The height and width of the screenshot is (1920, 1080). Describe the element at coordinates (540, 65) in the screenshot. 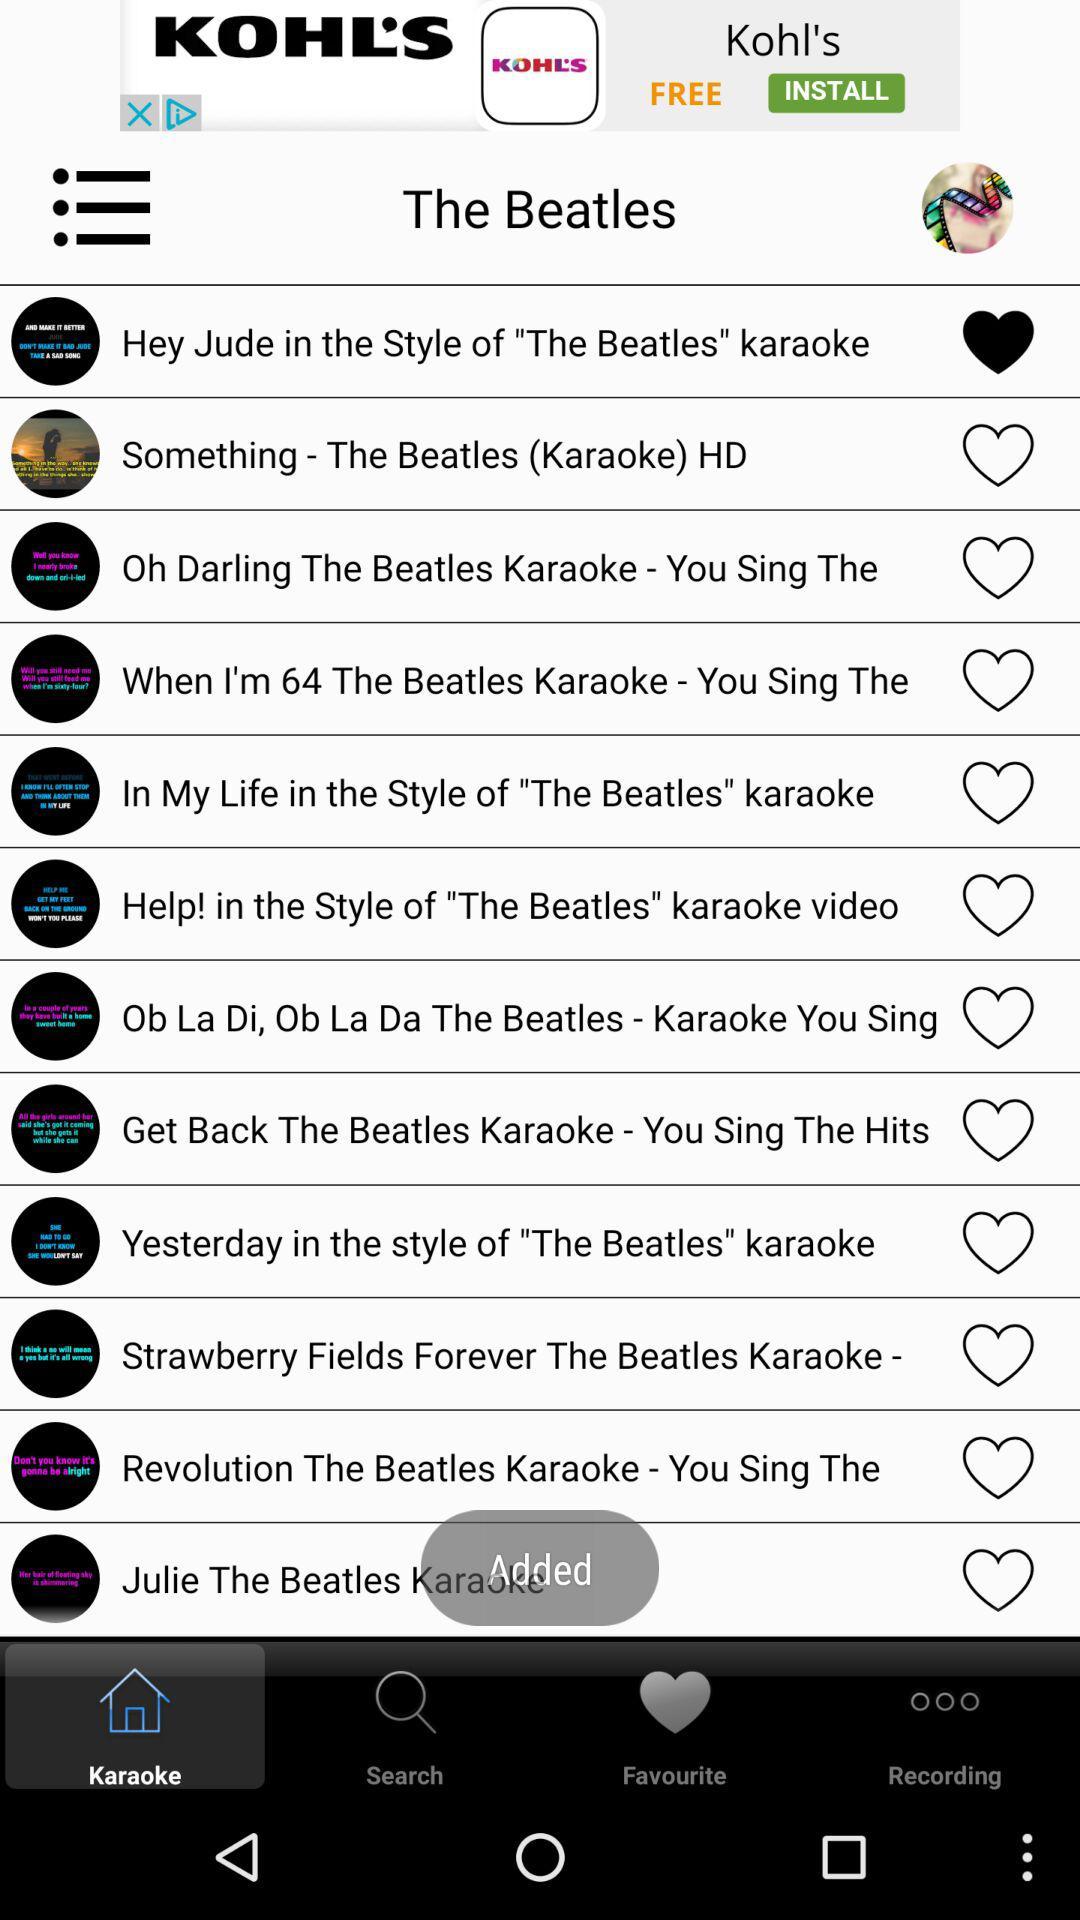

I see `advertisement` at that location.